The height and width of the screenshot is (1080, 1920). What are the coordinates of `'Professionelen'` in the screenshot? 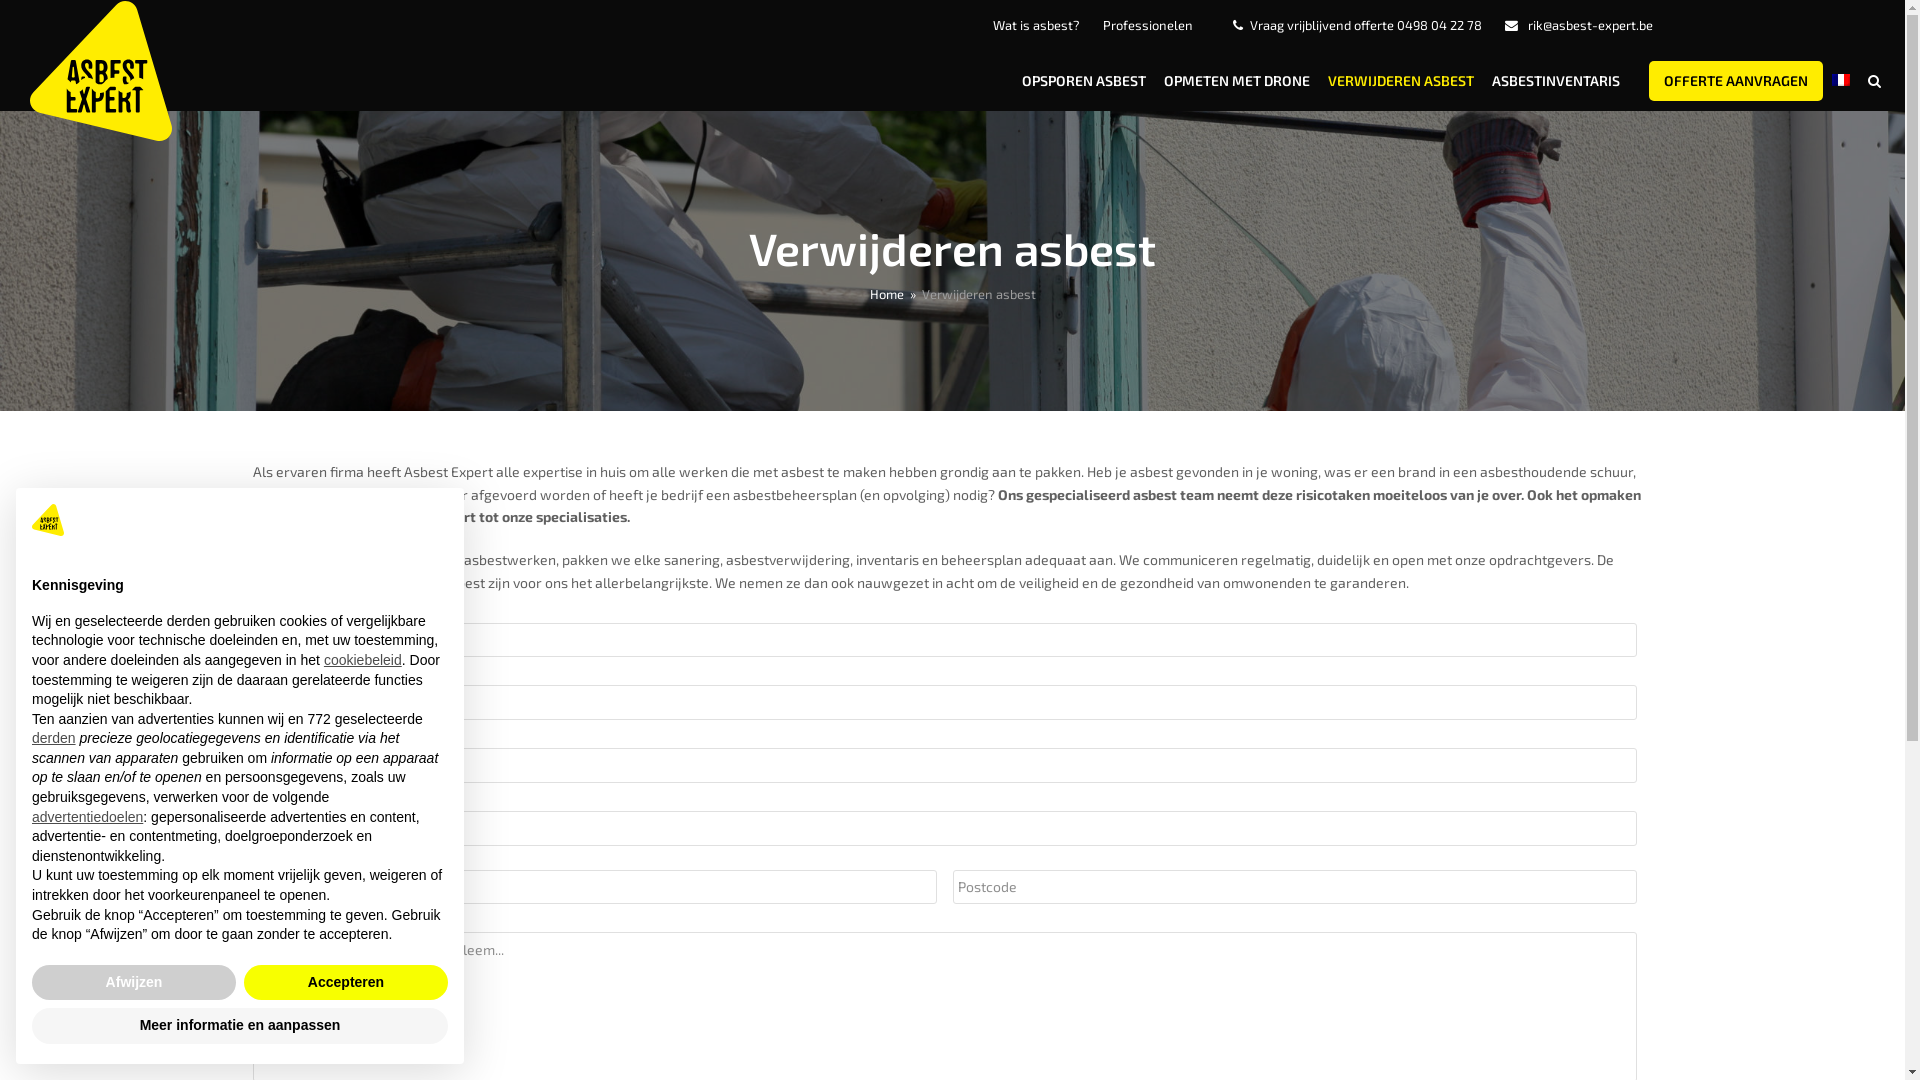 It's located at (1147, 24).